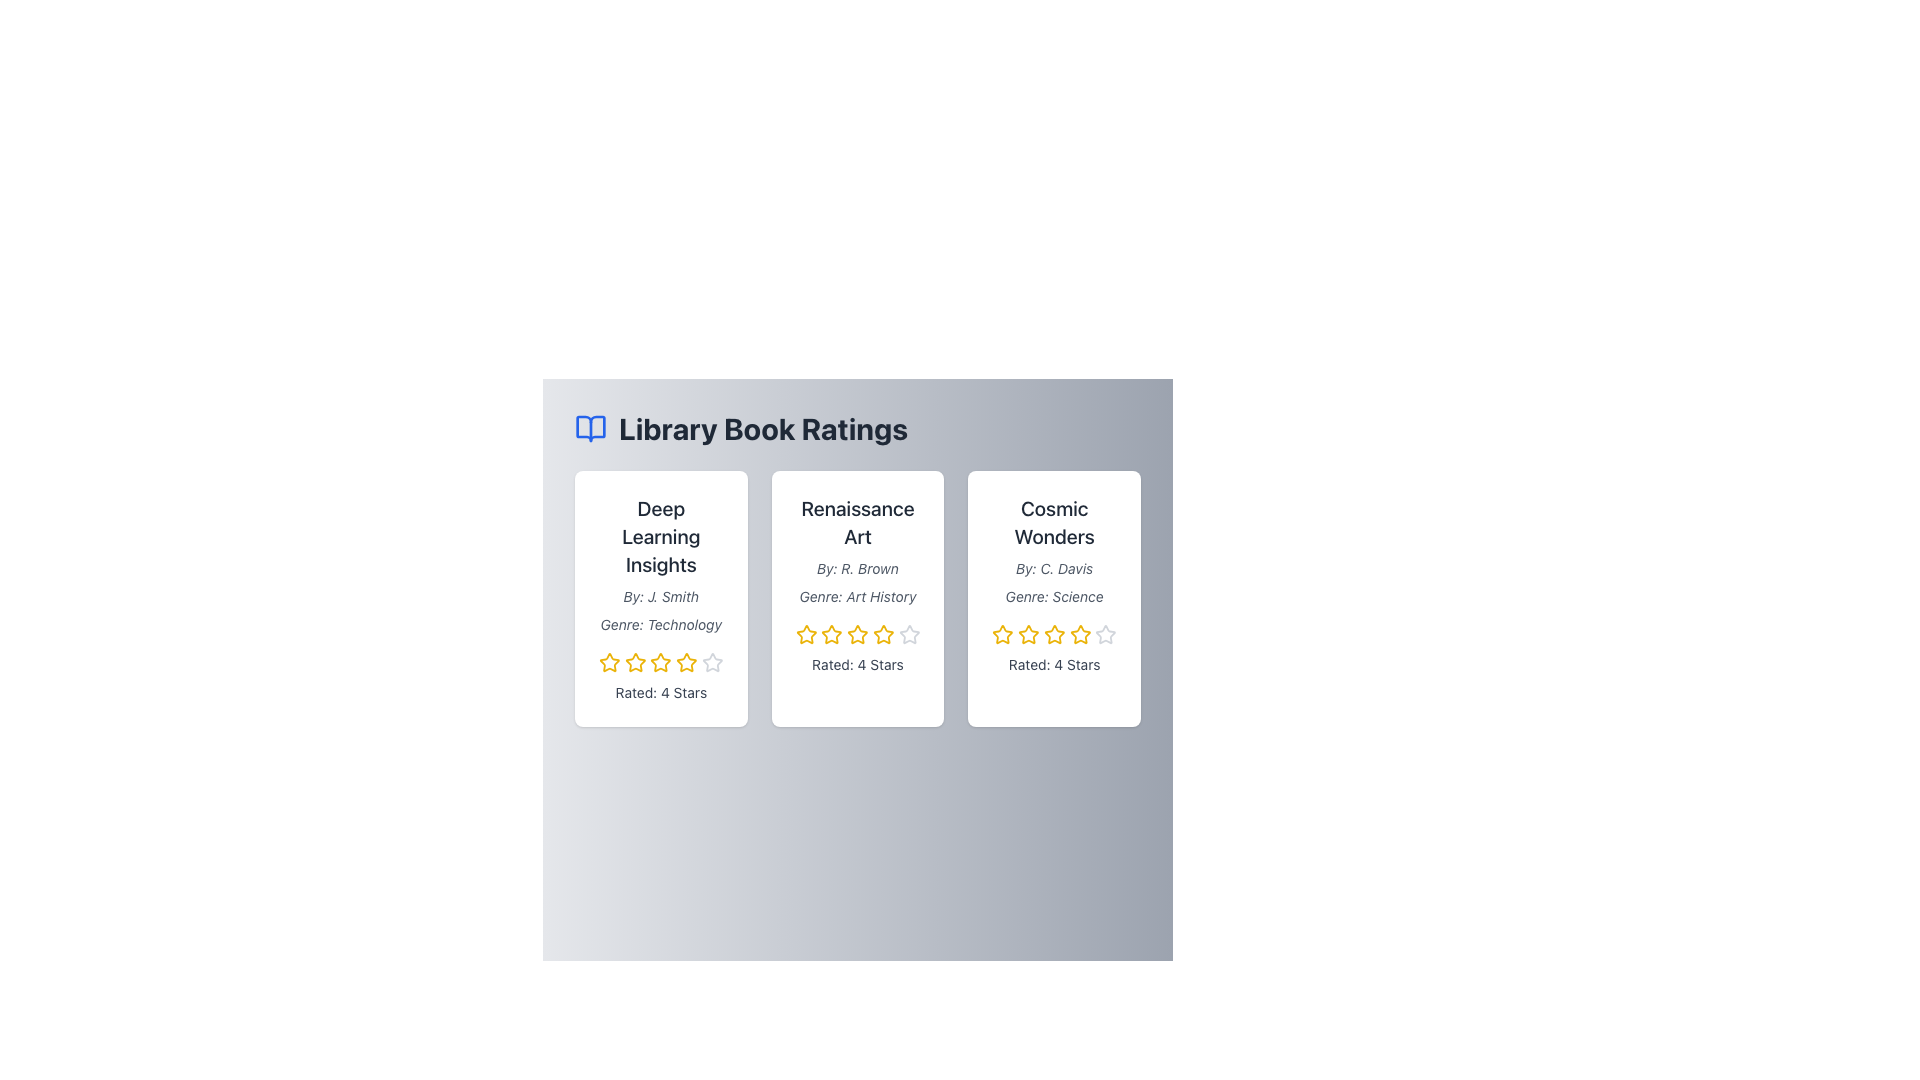  What do you see at coordinates (661, 596) in the screenshot?
I see `text label stating 'By: J. Smith', which is styled in a small, italicized gray font, located beneath the header 'Deep Learning Insights' and above the genre line in the first card of a three-column layout` at bounding box center [661, 596].